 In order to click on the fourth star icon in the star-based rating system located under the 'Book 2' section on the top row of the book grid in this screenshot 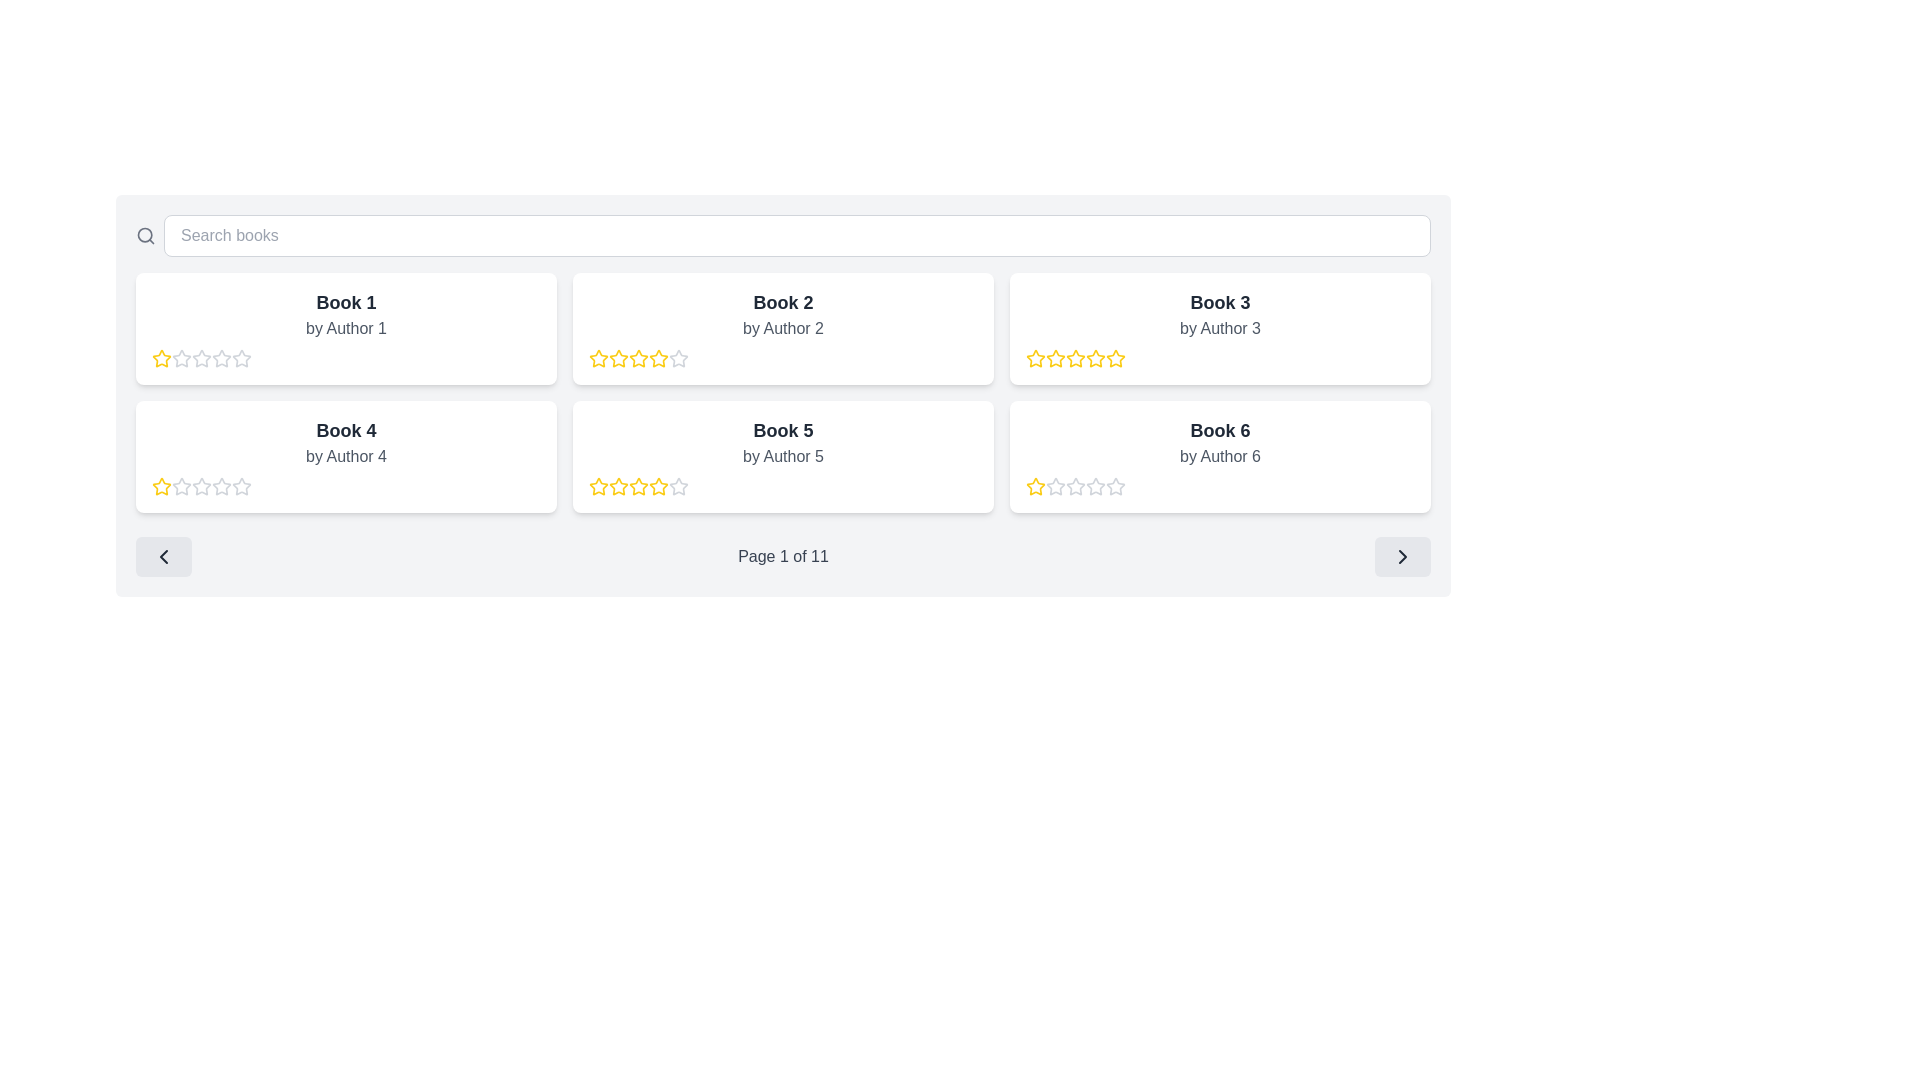, I will do `click(637, 357)`.